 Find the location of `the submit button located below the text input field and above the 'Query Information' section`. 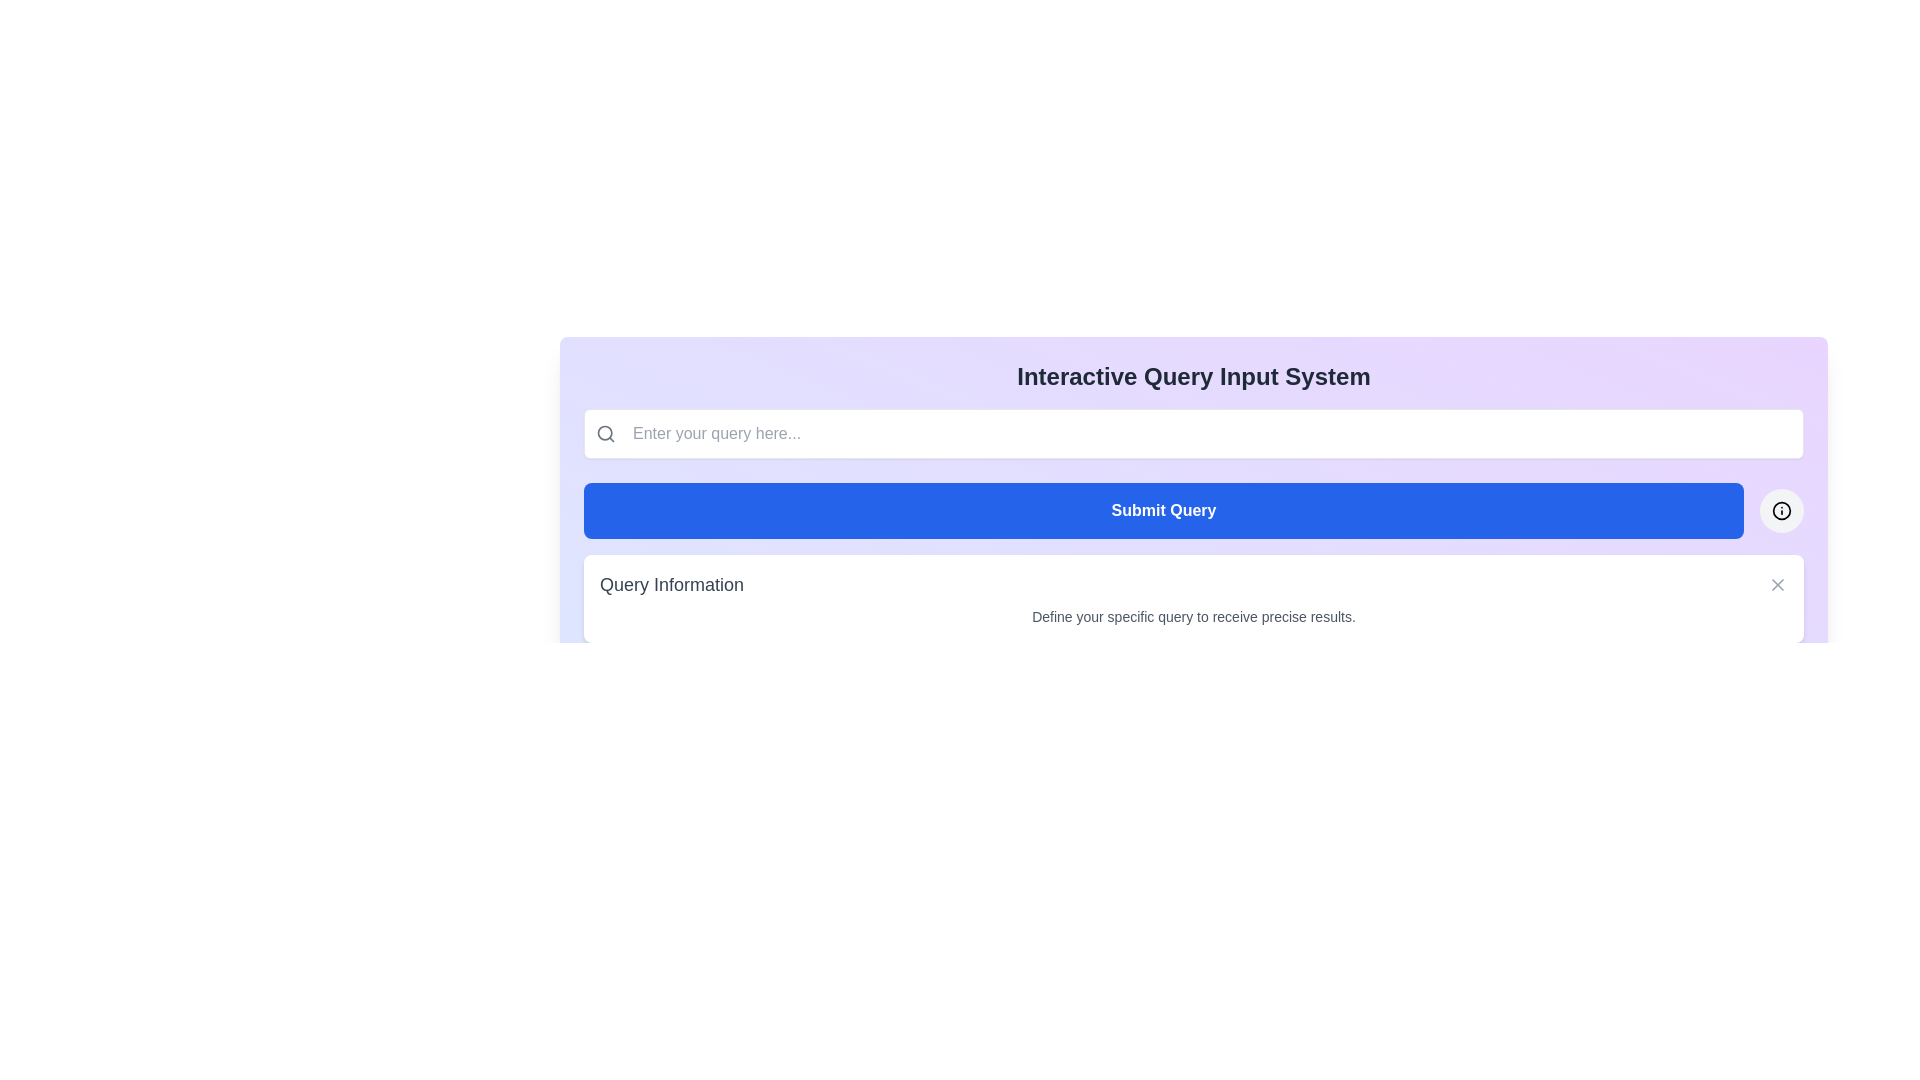

the submit button located below the text input field and above the 'Query Information' section is located at coordinates (1194, 509).